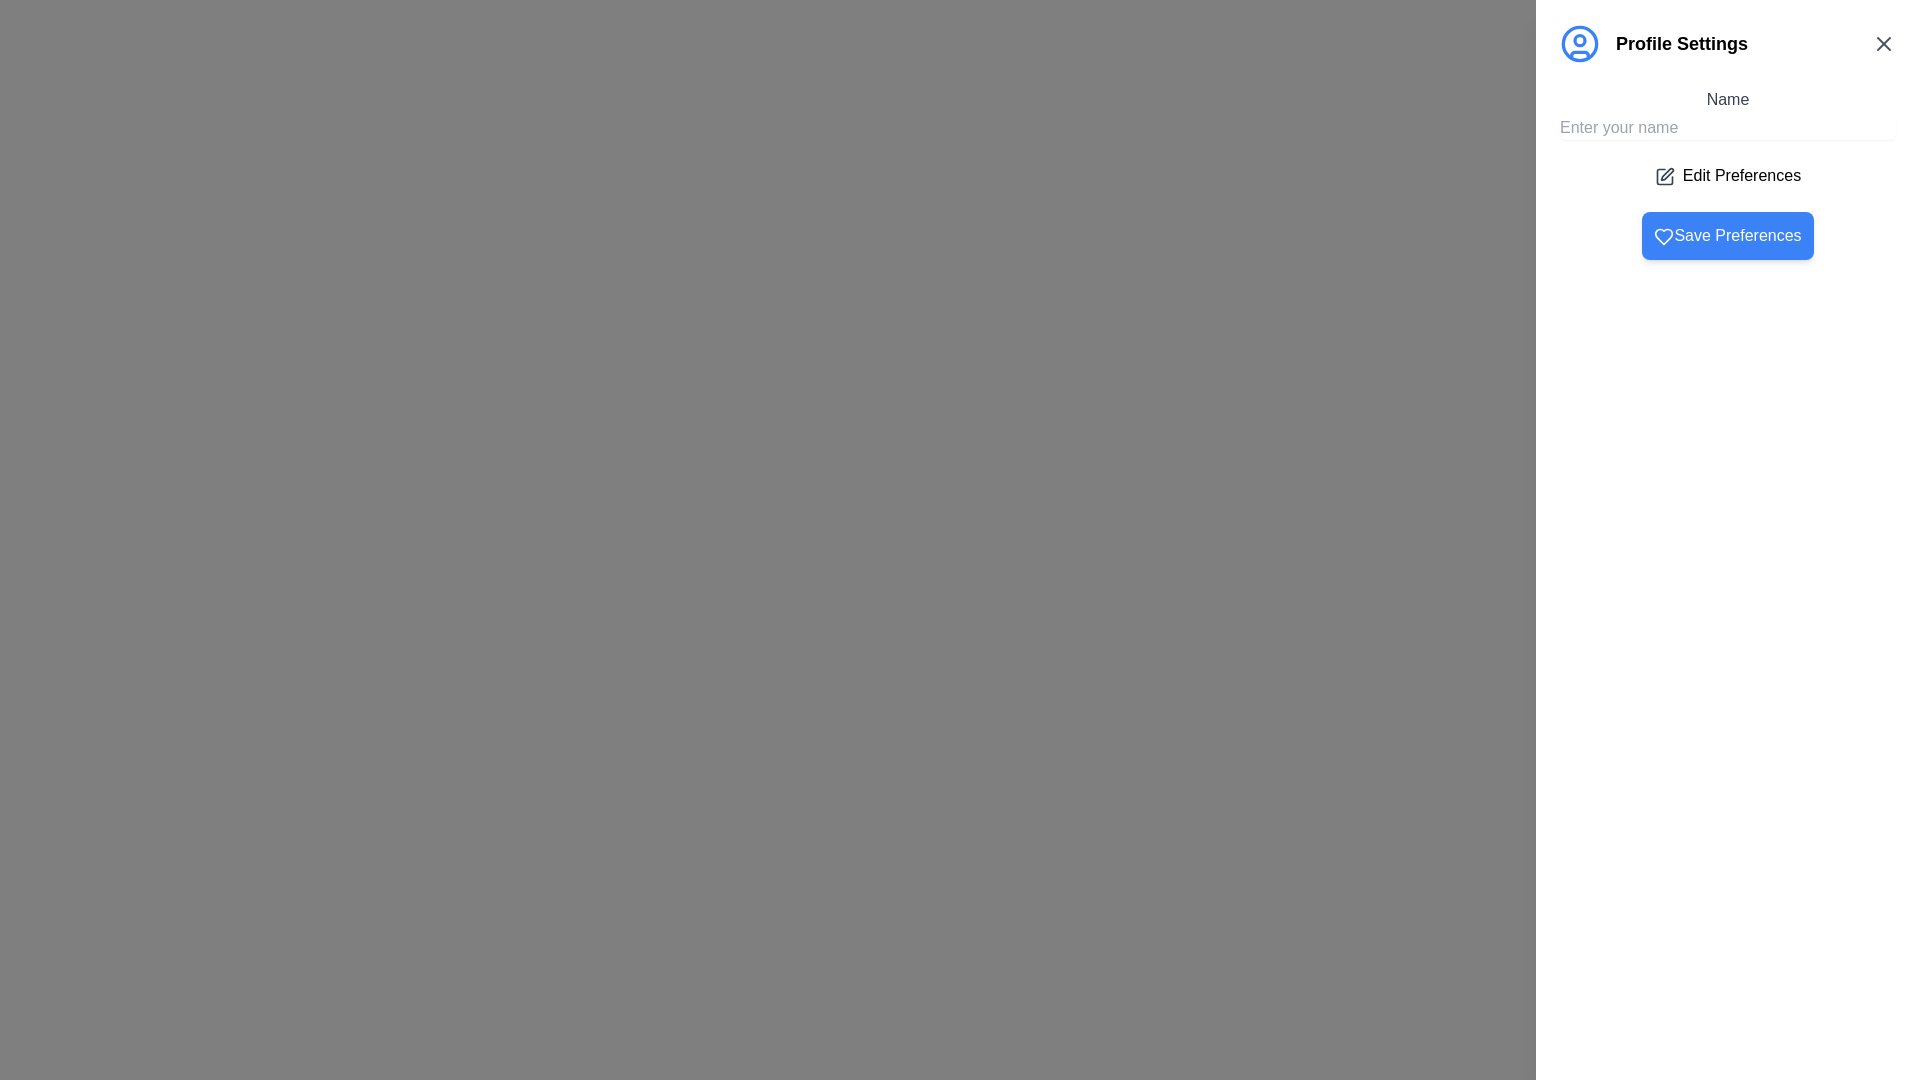 This screenshot has width=1920, height=1080. What do you see at coordinates (1727, 234) in the screenshot?
I see `the 'Save Preferences' button with a blue background and white text` at bounding box center [1727, 234].